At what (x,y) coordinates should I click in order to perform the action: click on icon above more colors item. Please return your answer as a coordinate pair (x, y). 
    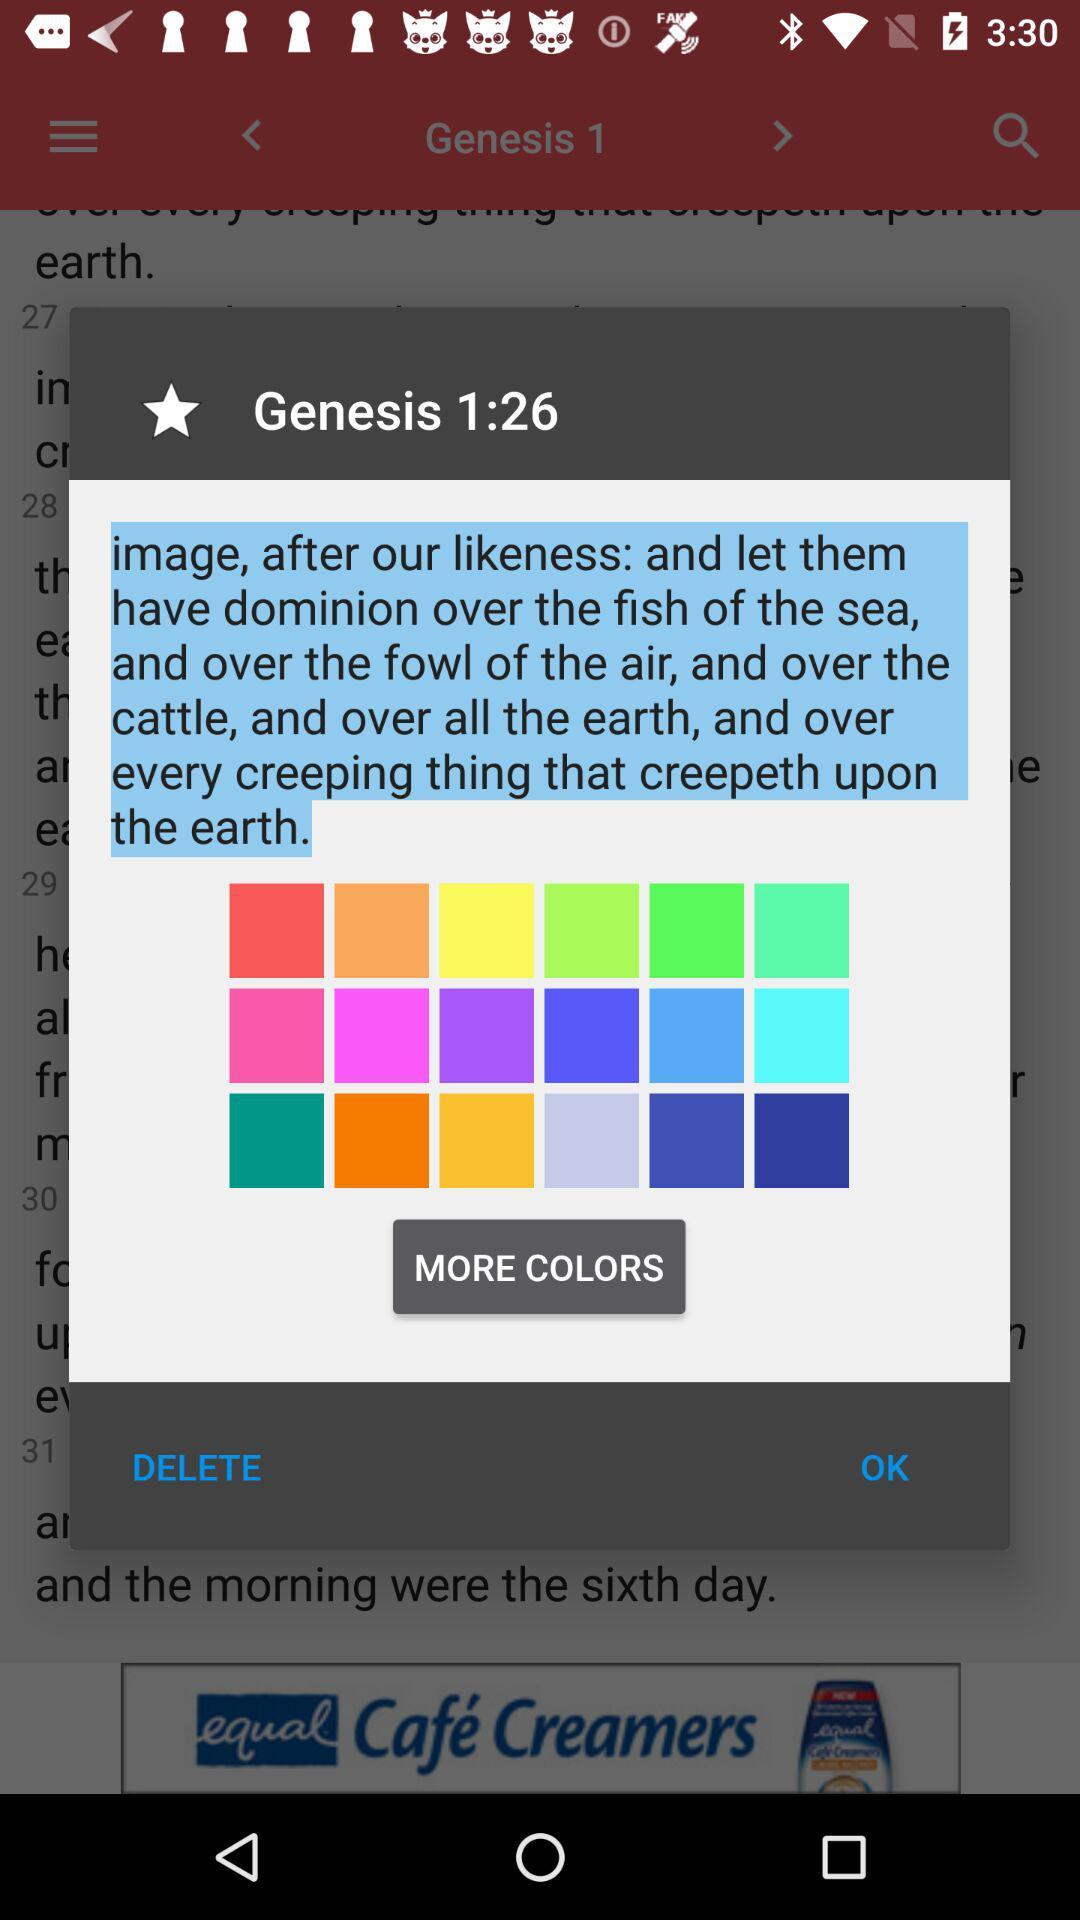
    Looking at the image, I should click on (695, 1140).